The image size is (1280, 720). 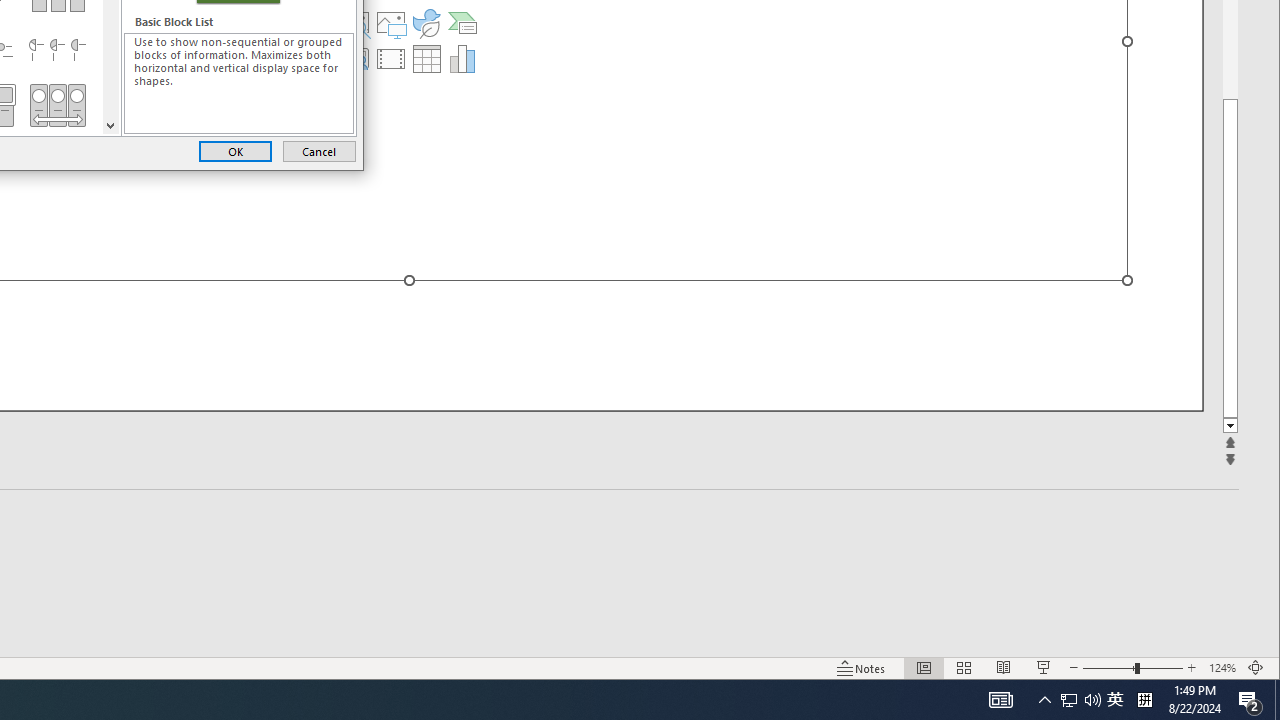 What do you see at coordinates (425, 58) in the screenshot?
I see `'Insert Table'` at bounding box center [425, 58].